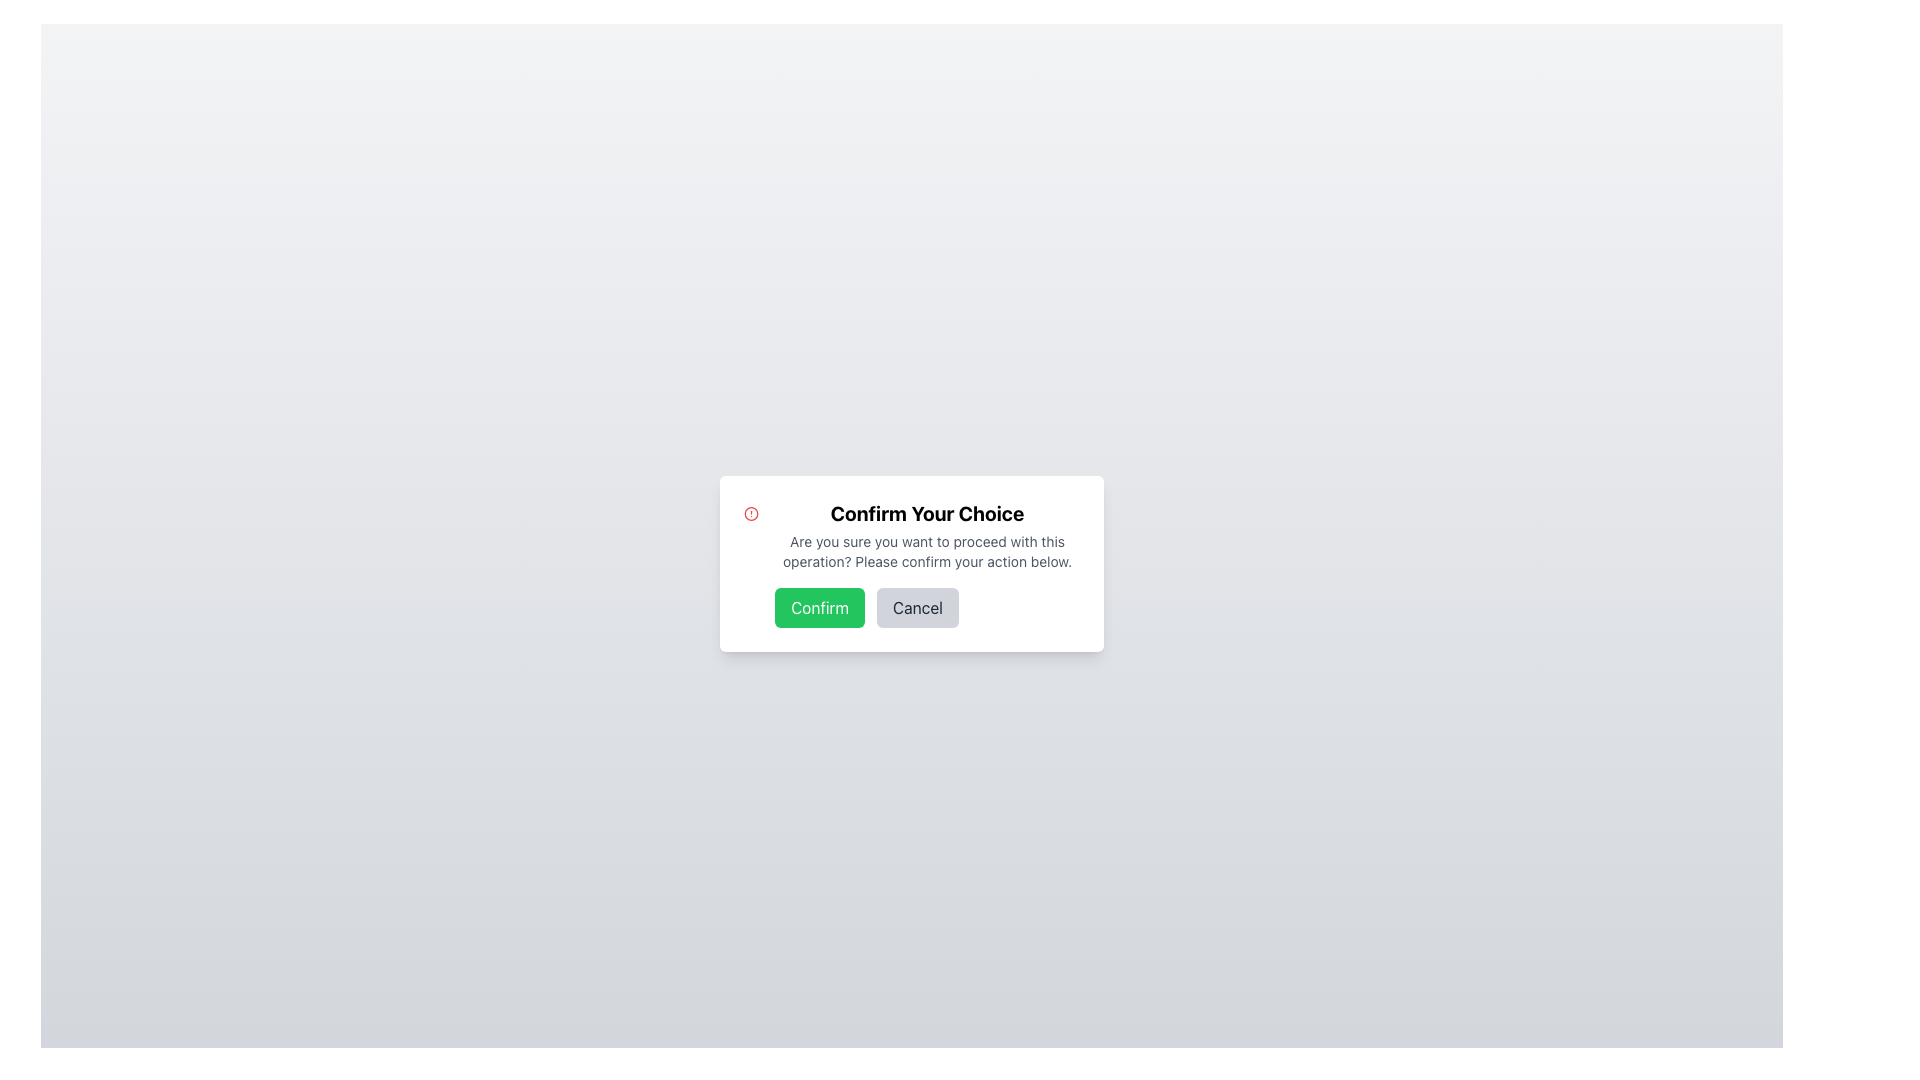 This screenshot has height=1080, width=1920. I want to click on the green 'Confirm' button with rounded corners, so click(820, 607).